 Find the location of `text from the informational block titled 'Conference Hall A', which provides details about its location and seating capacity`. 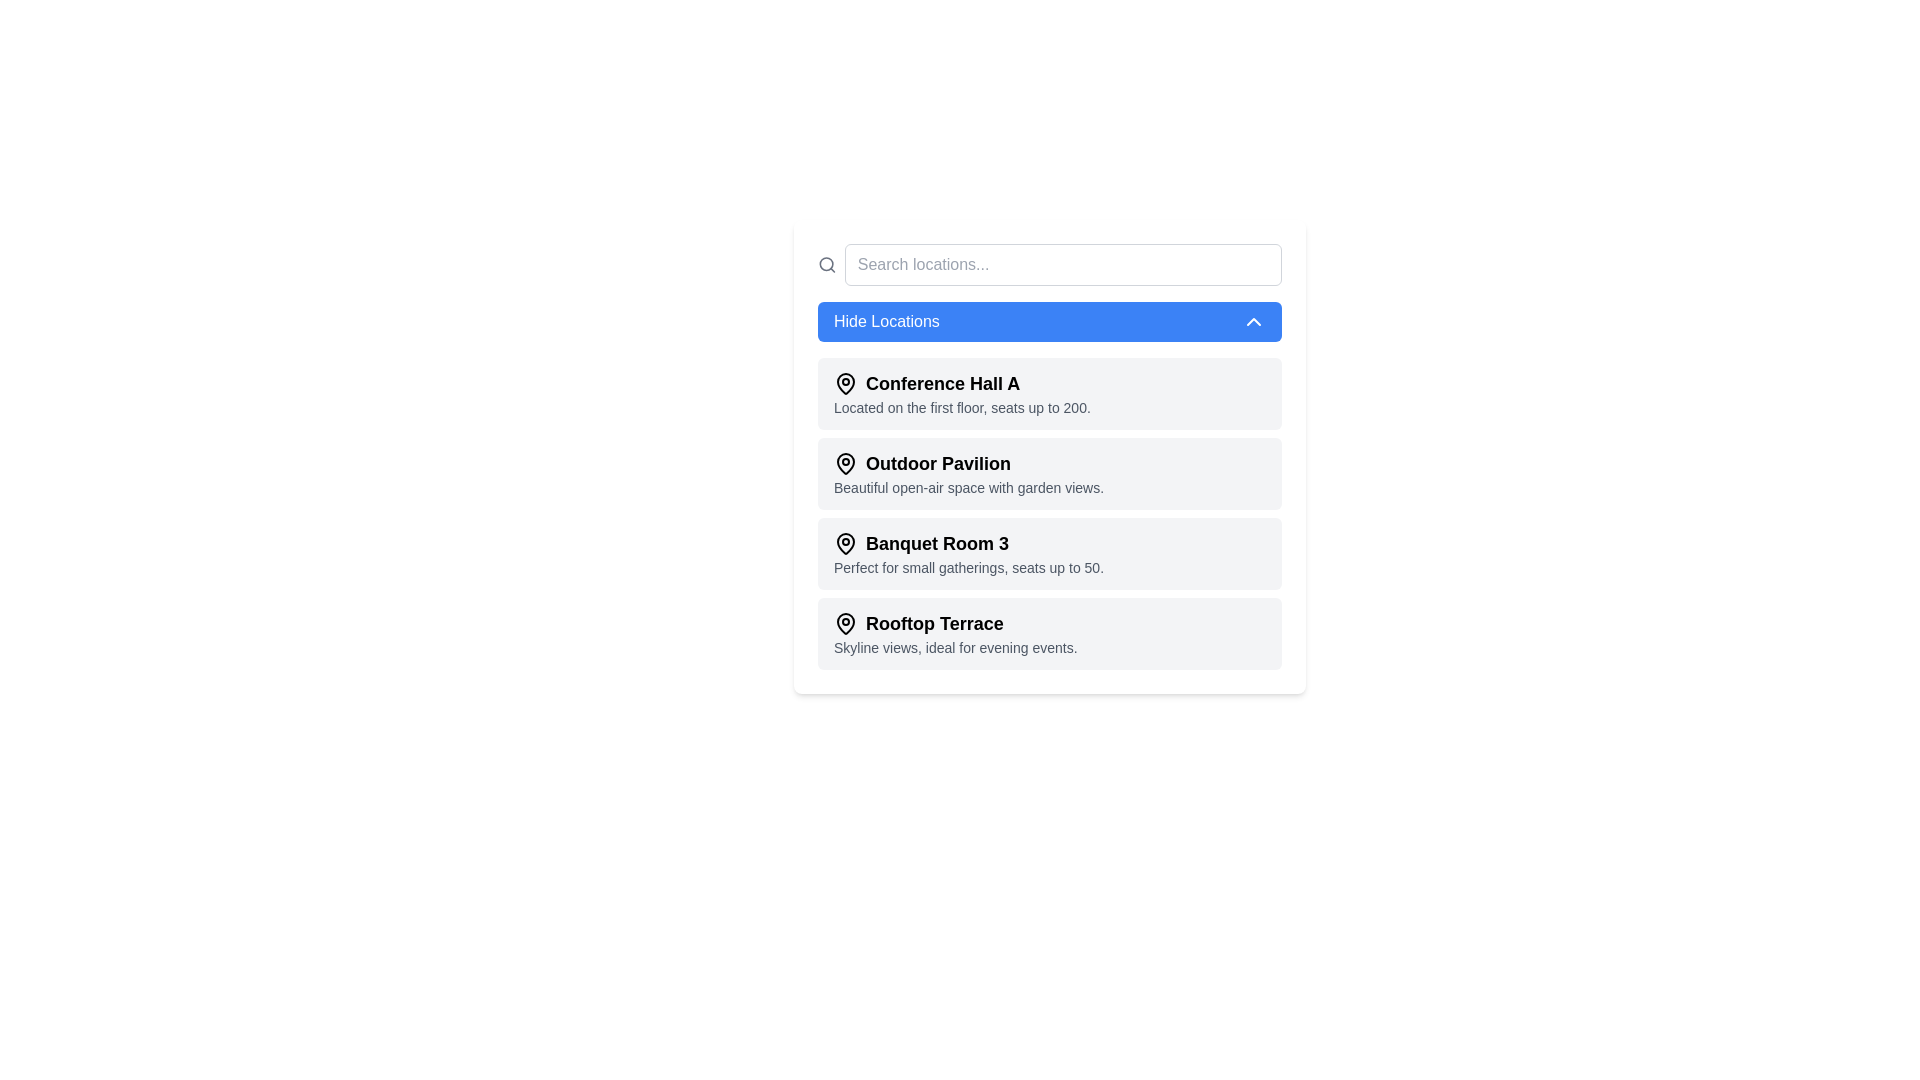

text from the informational block titled 'Conference Hall A', which provides details about its location and seating capacity is located at coordinates (1049, 393).